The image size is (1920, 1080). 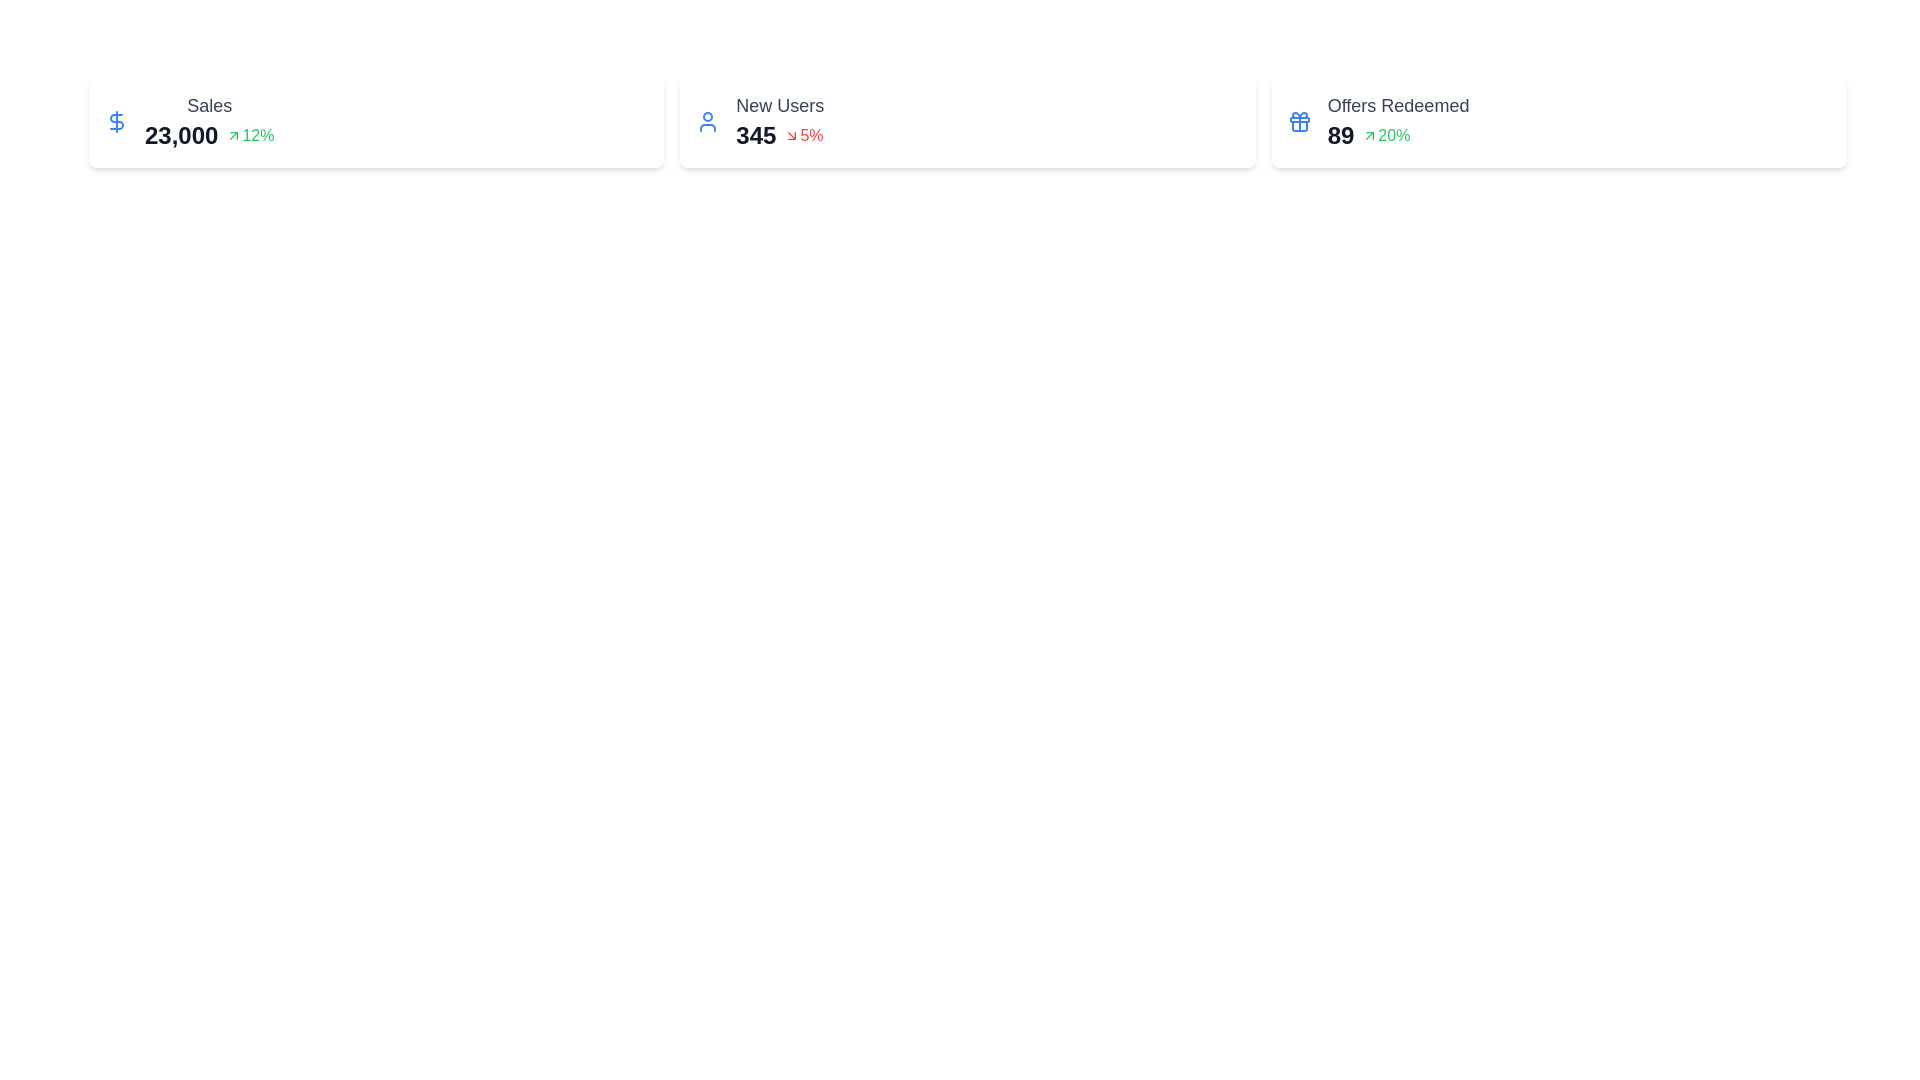 What do you see at coordinates (115, 122) in the screenshot?
I see `the blue dollar sign icon located in a white rounded box, positioned before the 'Sales' text and numeric data` at bounding box center [115, 122].